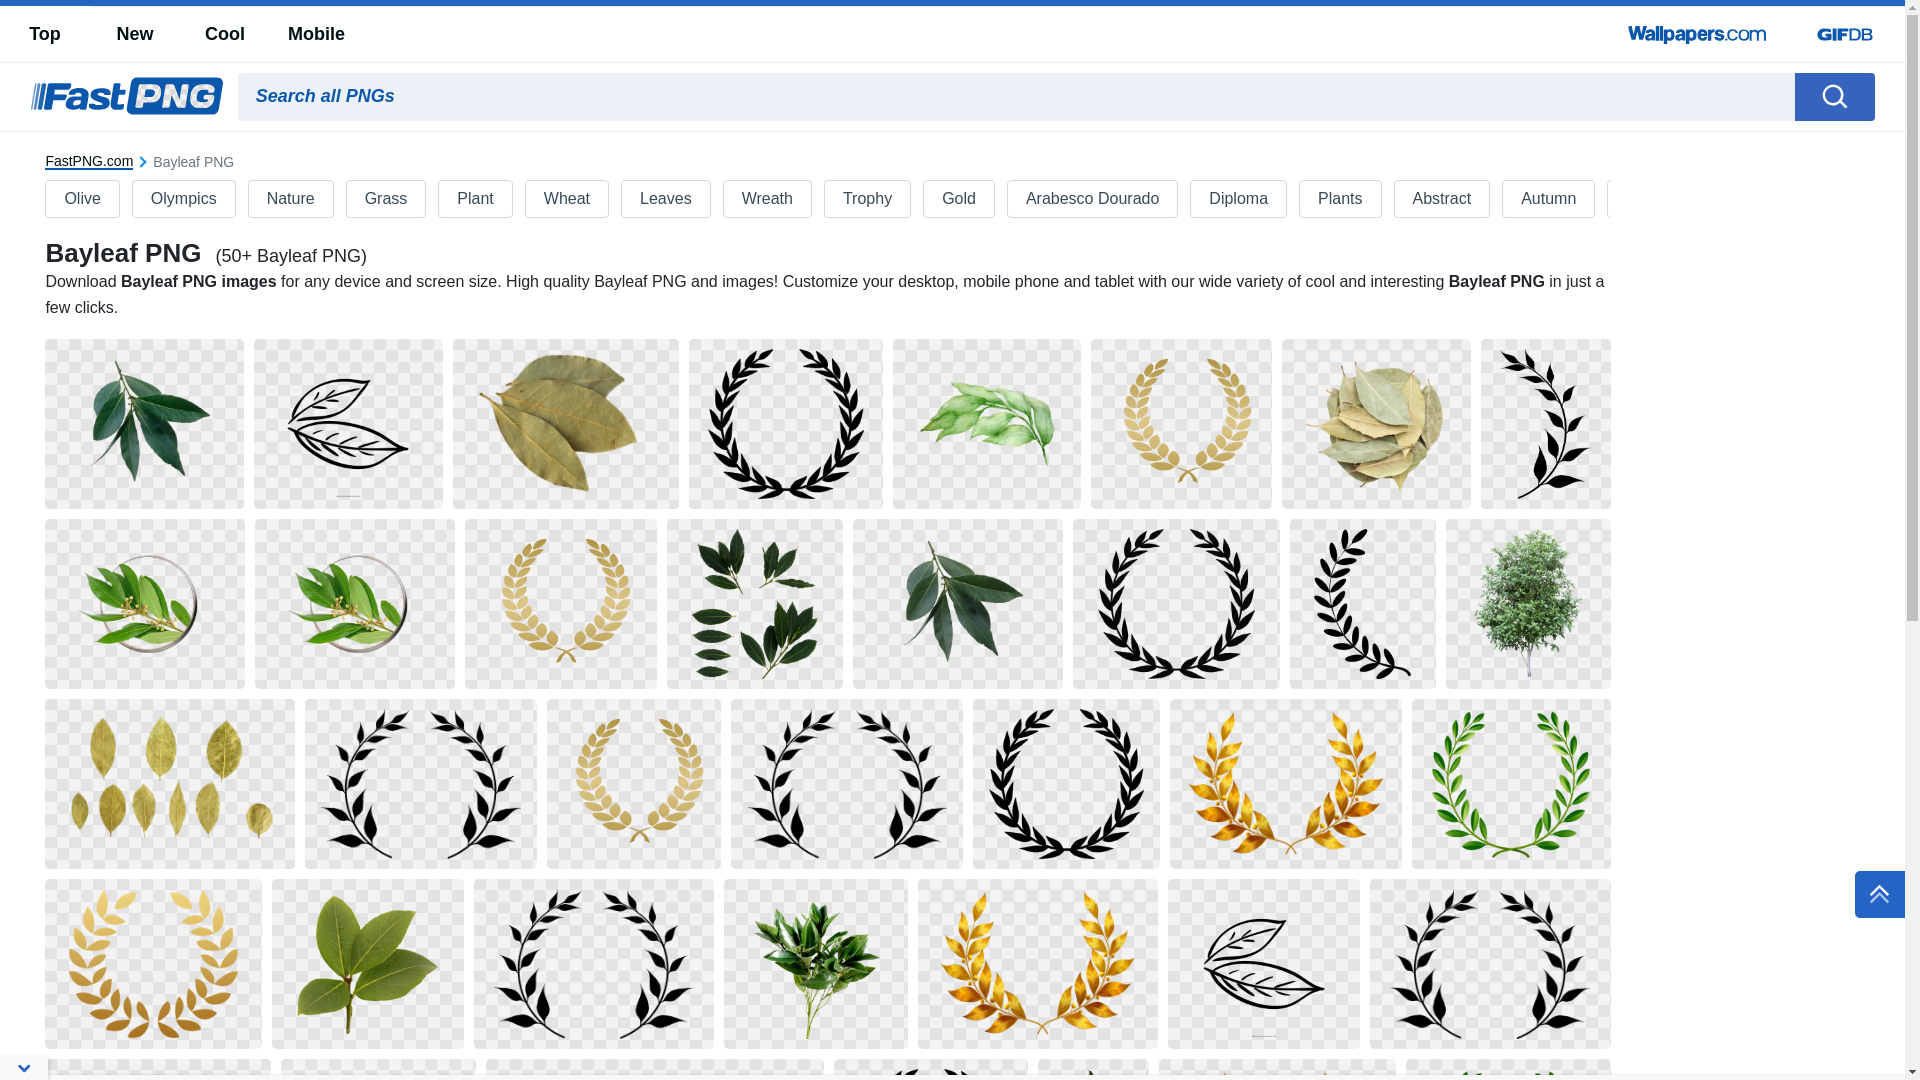 This screenshot has width=1920, height=1080. Describe the element at coordinates (1392, 199) in the screenshot. I see `'Abstract'` at that location.